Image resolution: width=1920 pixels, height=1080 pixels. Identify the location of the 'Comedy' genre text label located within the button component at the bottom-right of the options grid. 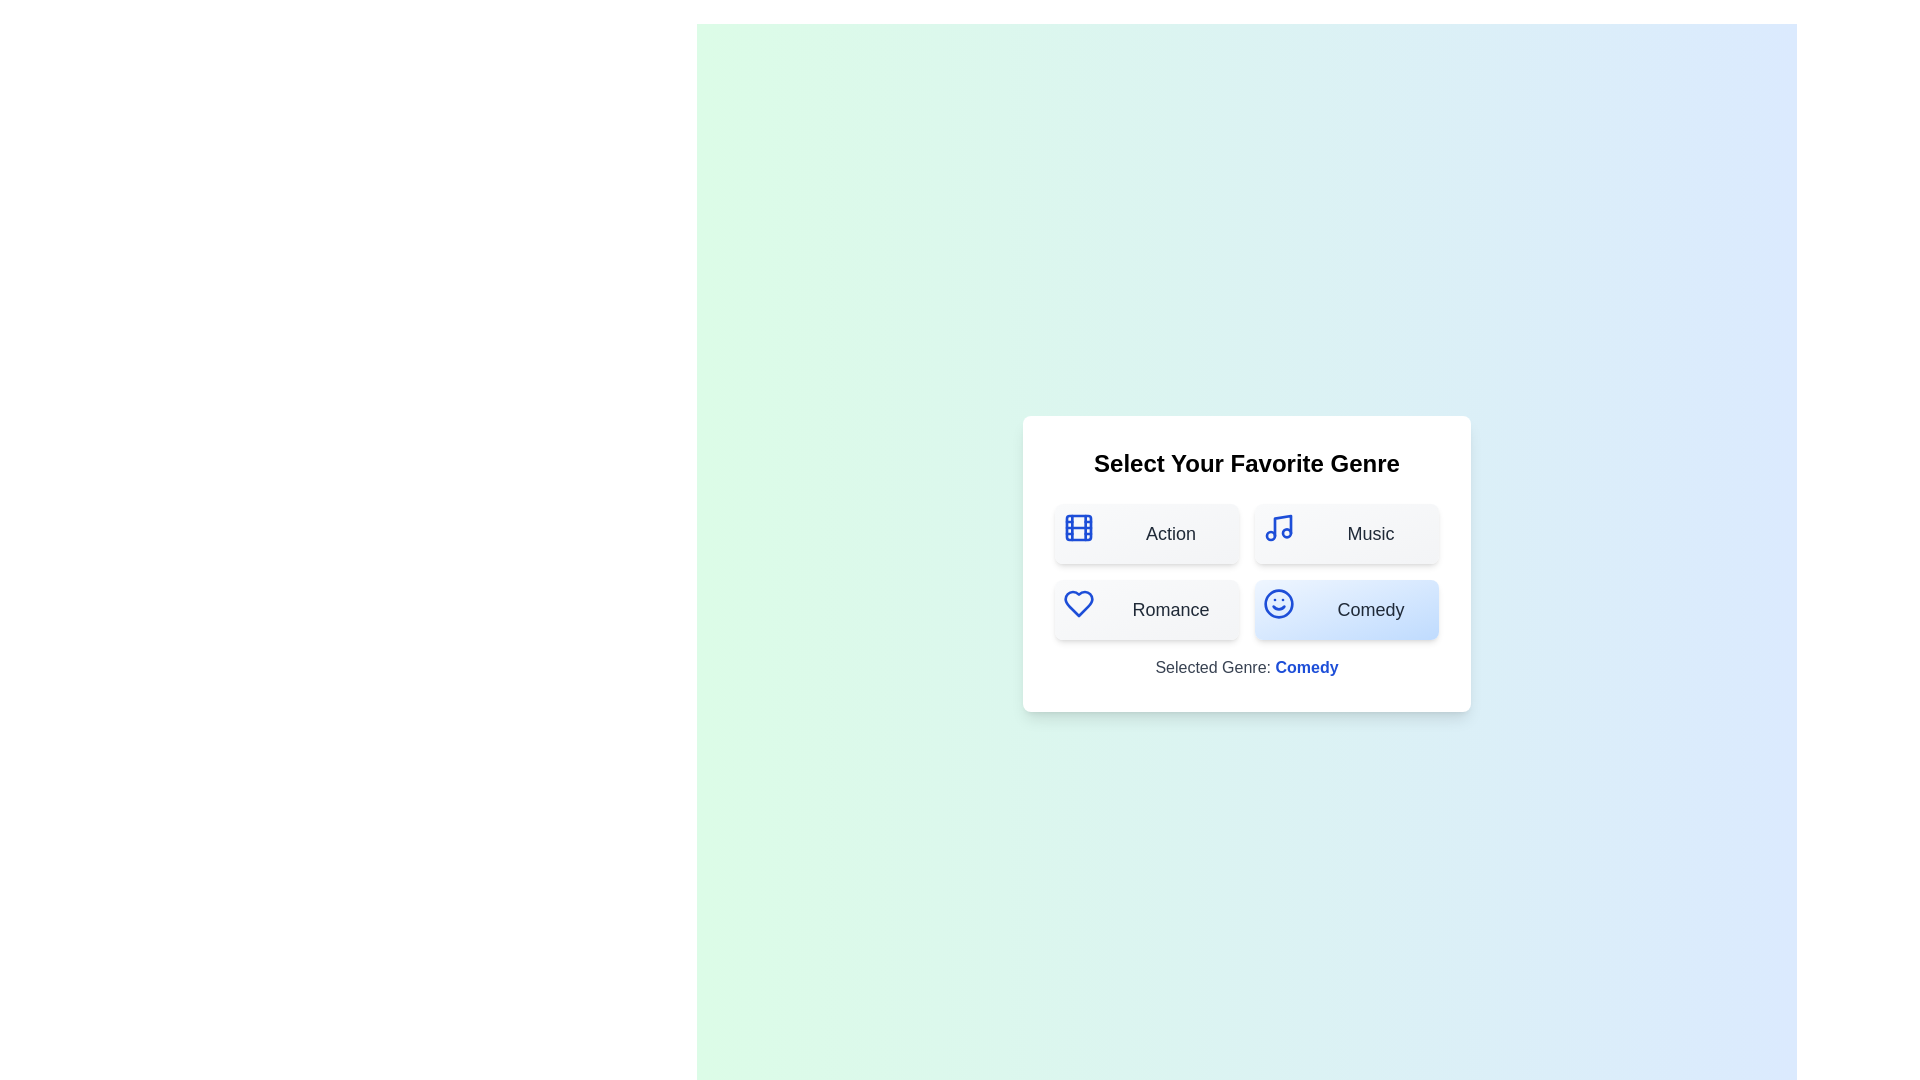
(1370, 608).